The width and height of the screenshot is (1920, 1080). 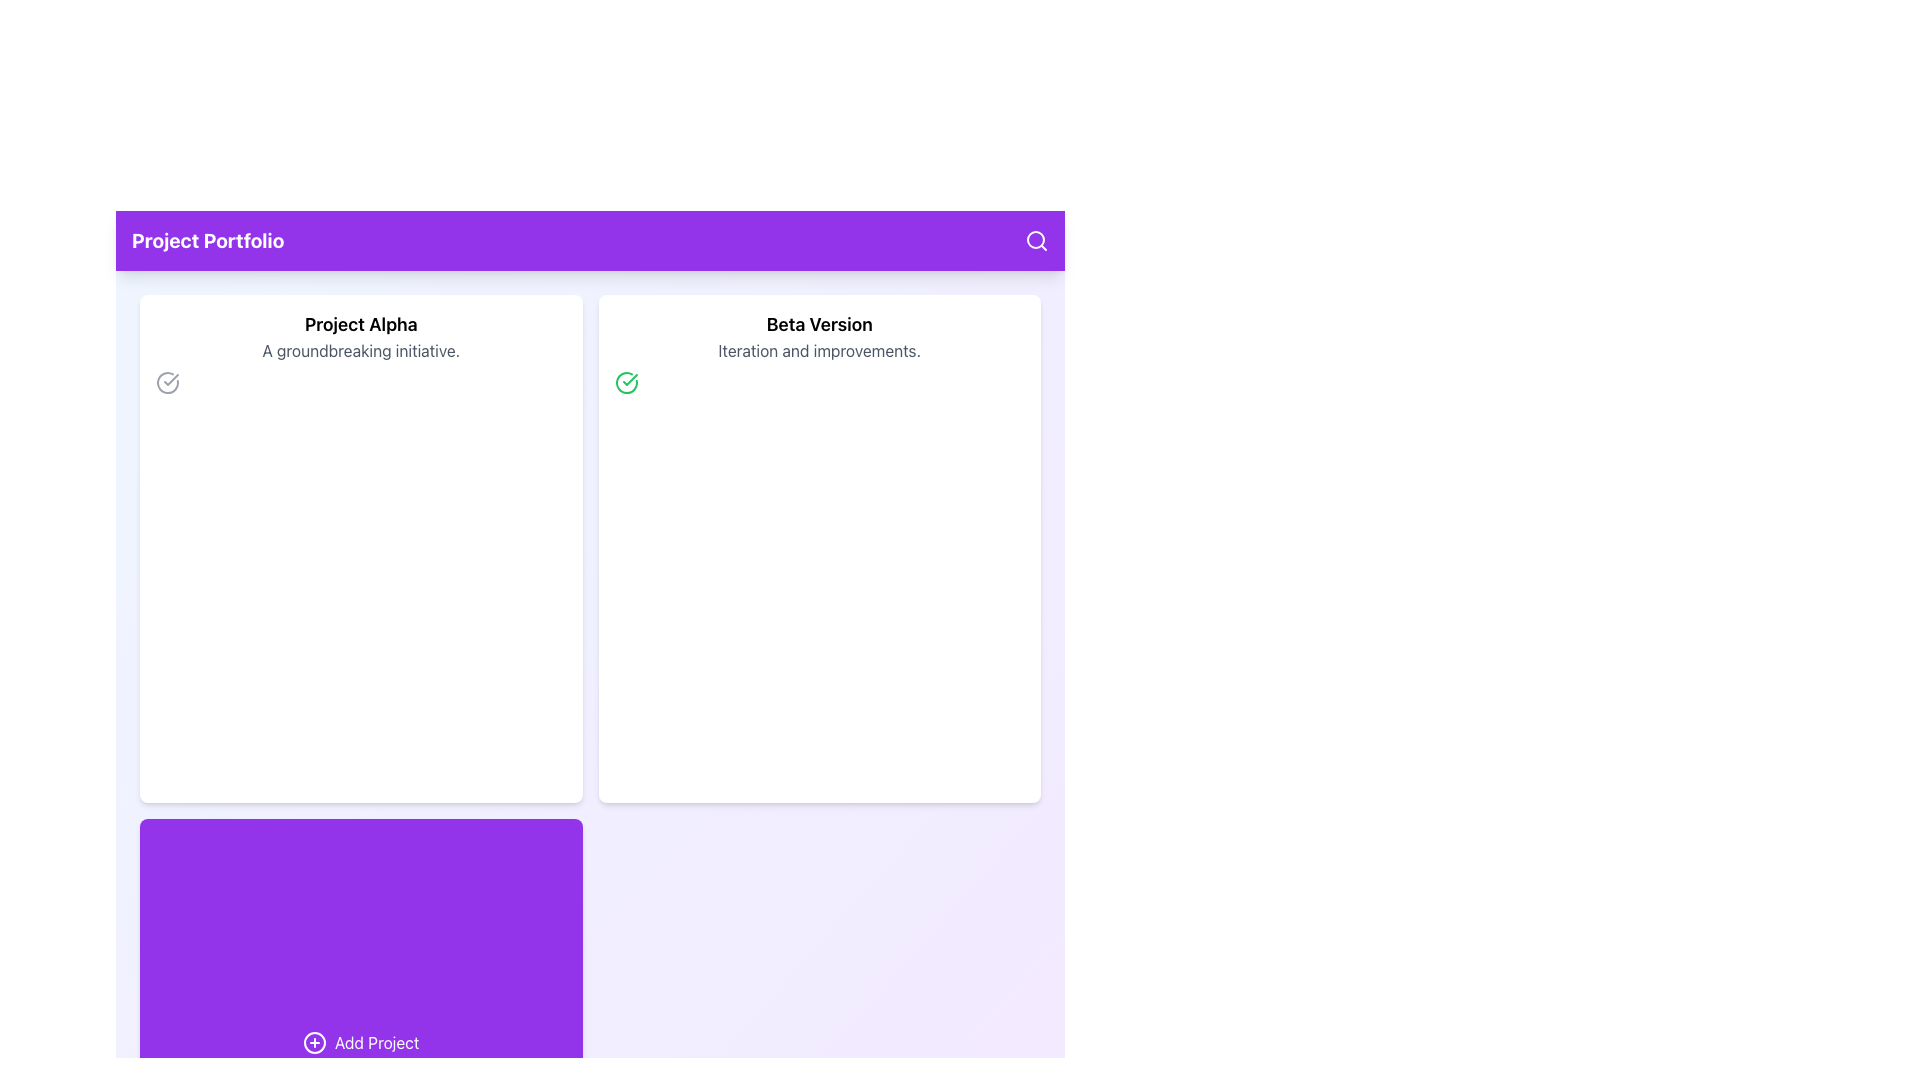 What do you see at coordinates (168, 382) in the screenshot?
I see `the SVG-based graphic element that serves as a decorative or status indicator within the 'Project Alpha' card, located at the top left inside the card` at bounding box center [168, 382].